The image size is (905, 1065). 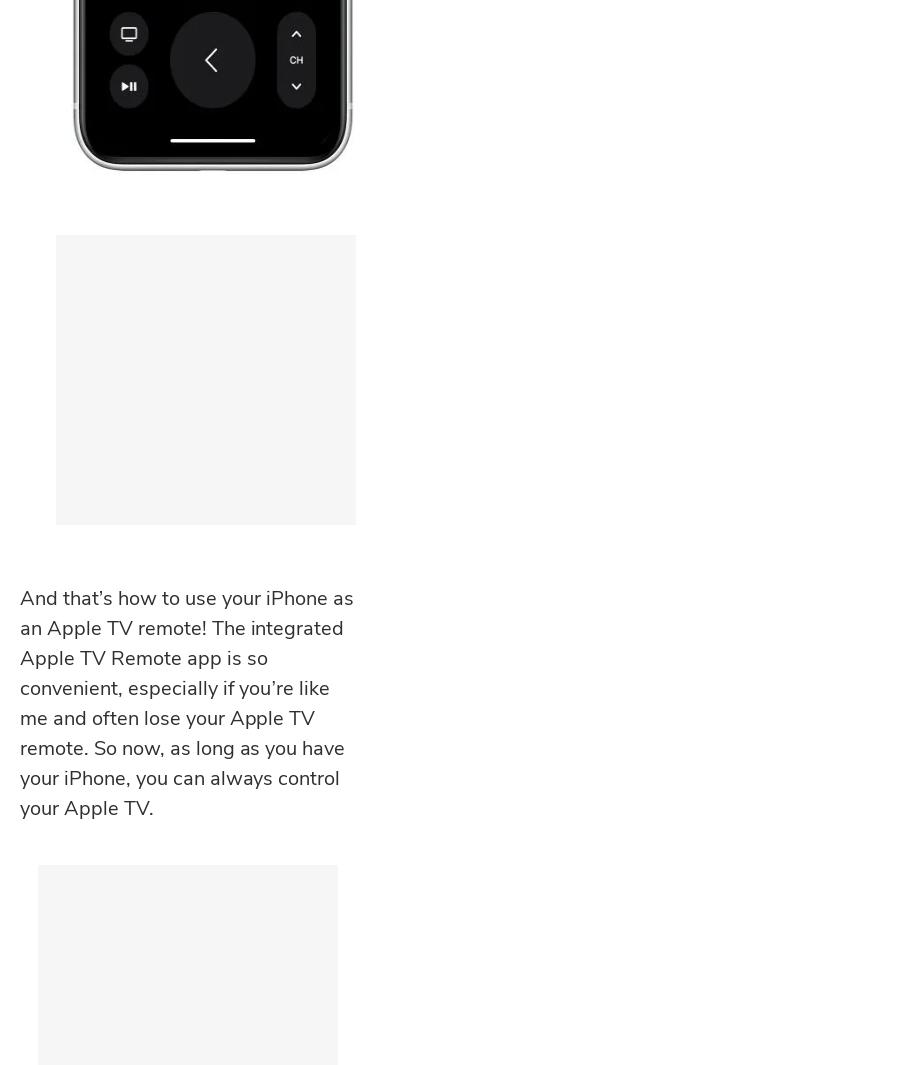 I want to click on 'Apple Apps', so click(x=255, y=838).